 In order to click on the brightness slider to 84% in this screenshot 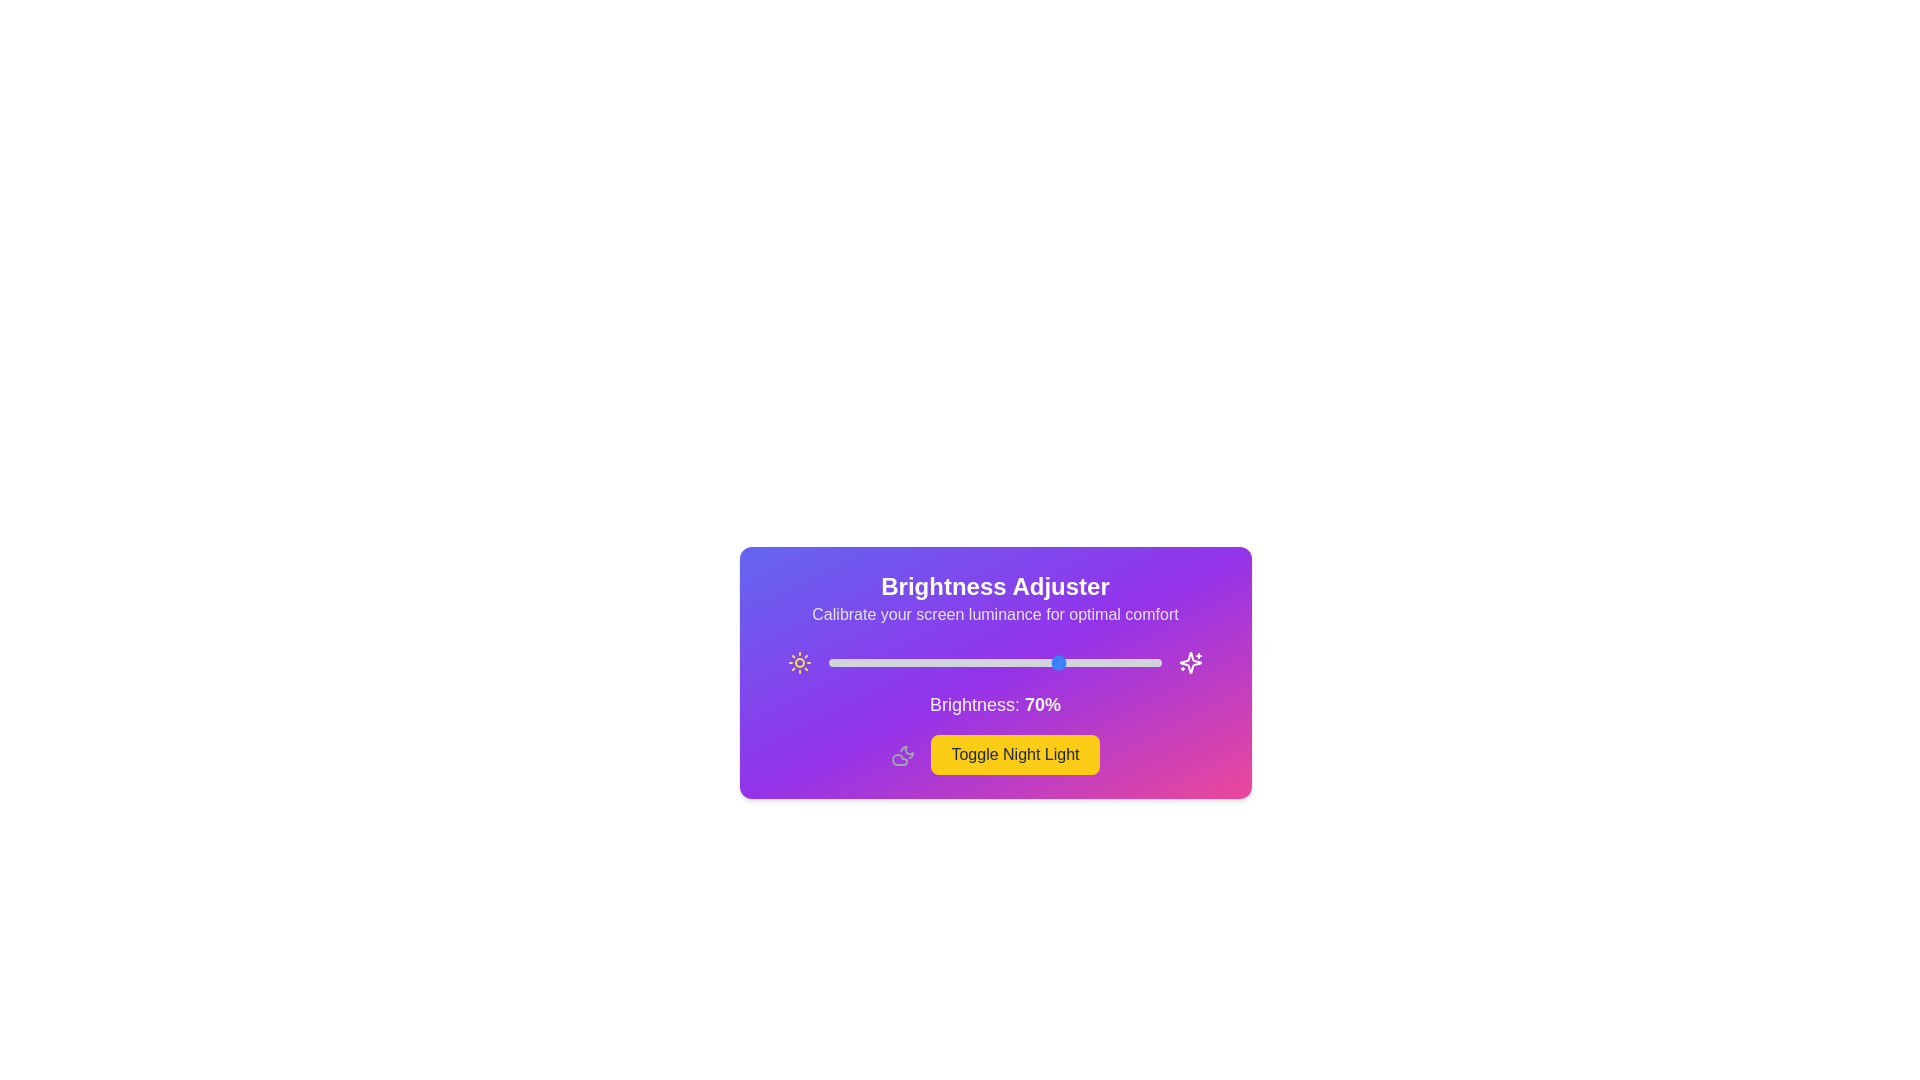, I will do `click(1107, 663)`.